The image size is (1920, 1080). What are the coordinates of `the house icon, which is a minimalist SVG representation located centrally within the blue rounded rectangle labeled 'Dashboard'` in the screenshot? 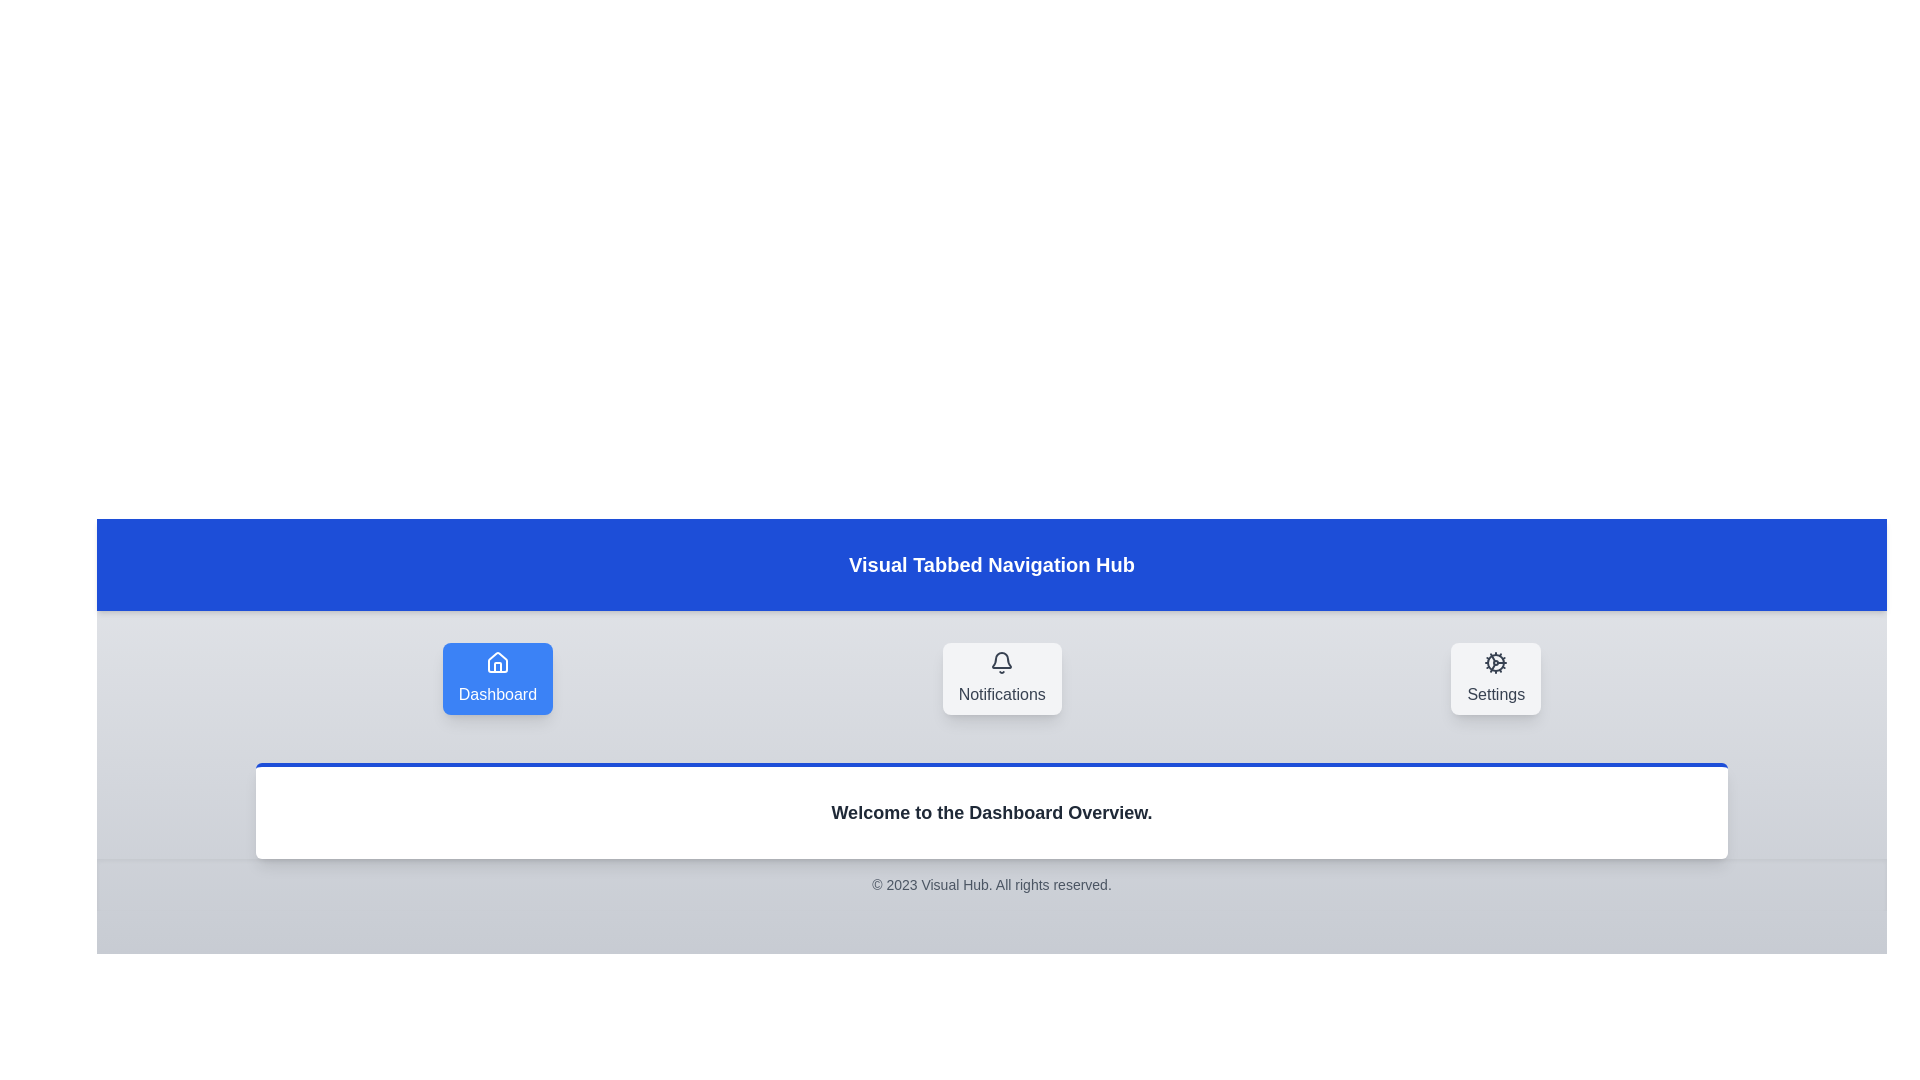 It's located at (497, 662).